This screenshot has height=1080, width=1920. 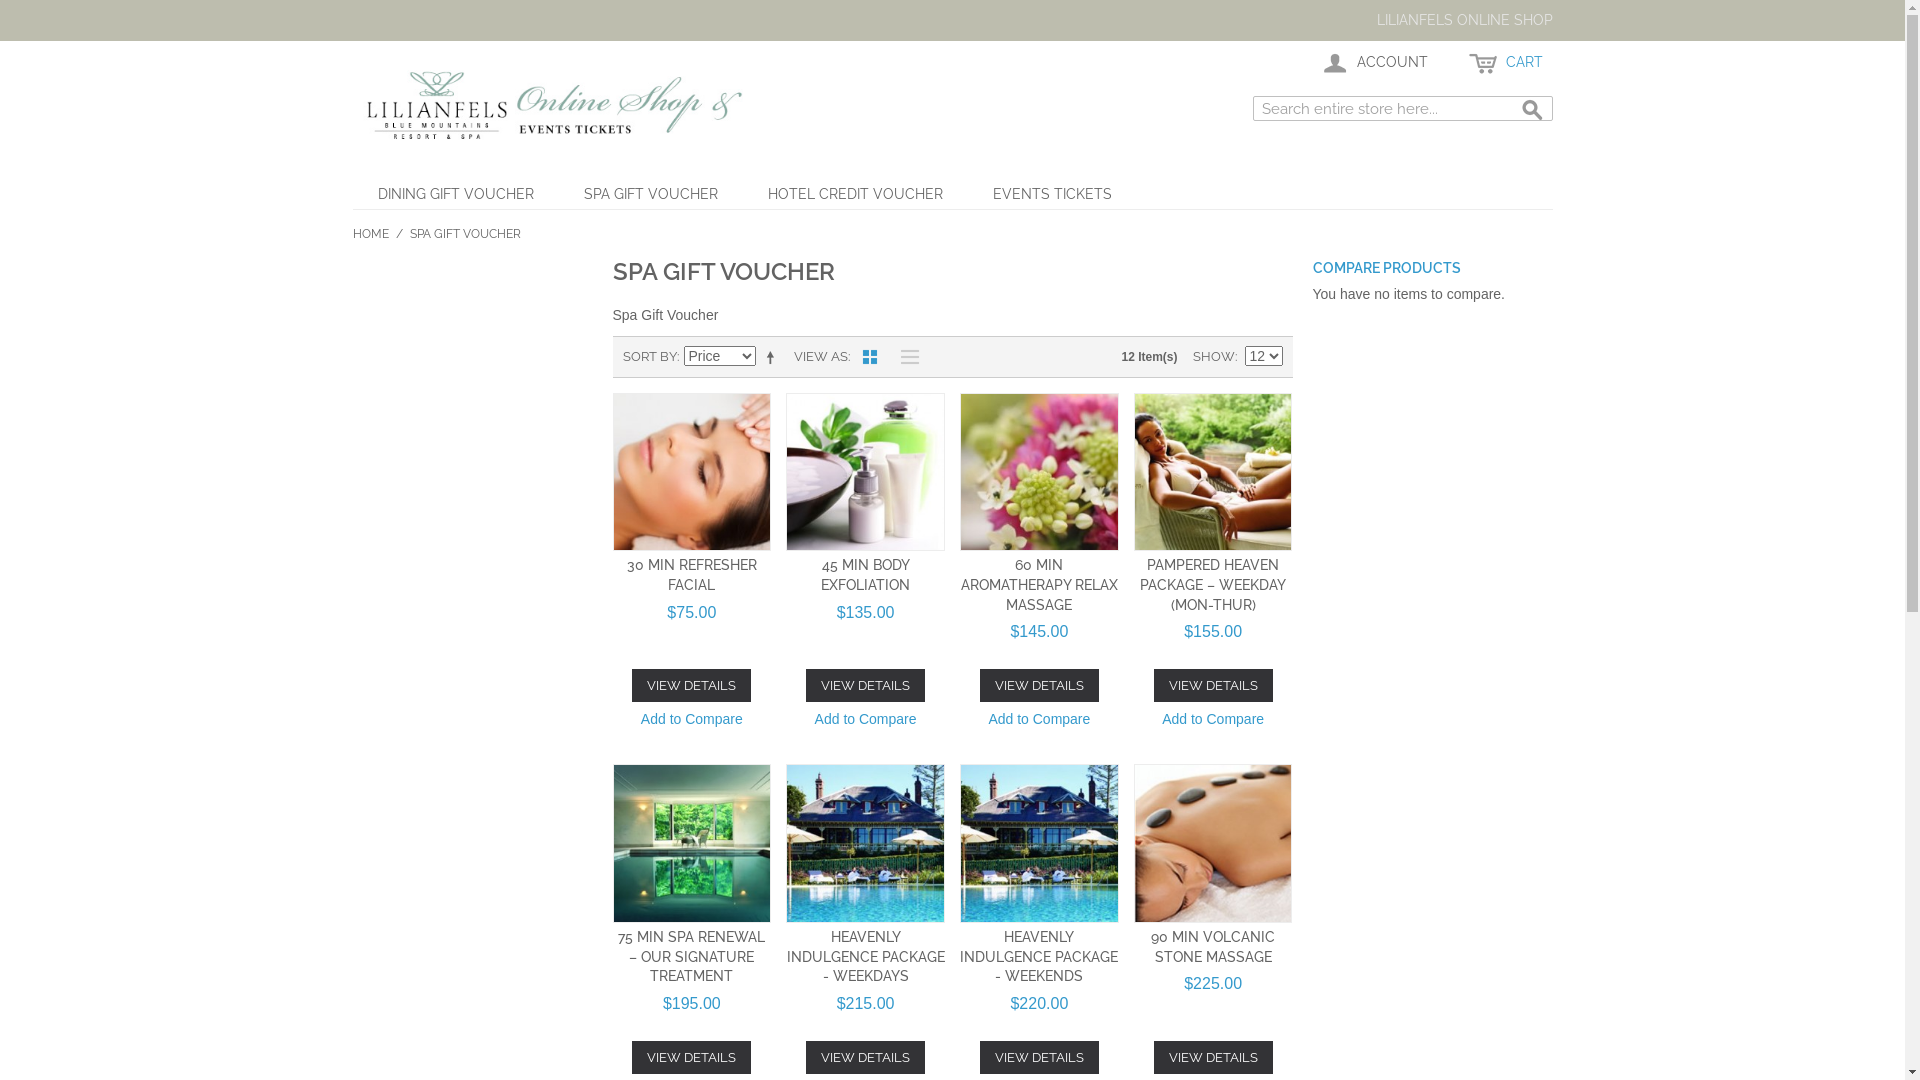 What do you see at coordinates (1051, 193) in the screenshot?
I see `'EVENTS TICKETS'` at bounding box center [1051, 193].